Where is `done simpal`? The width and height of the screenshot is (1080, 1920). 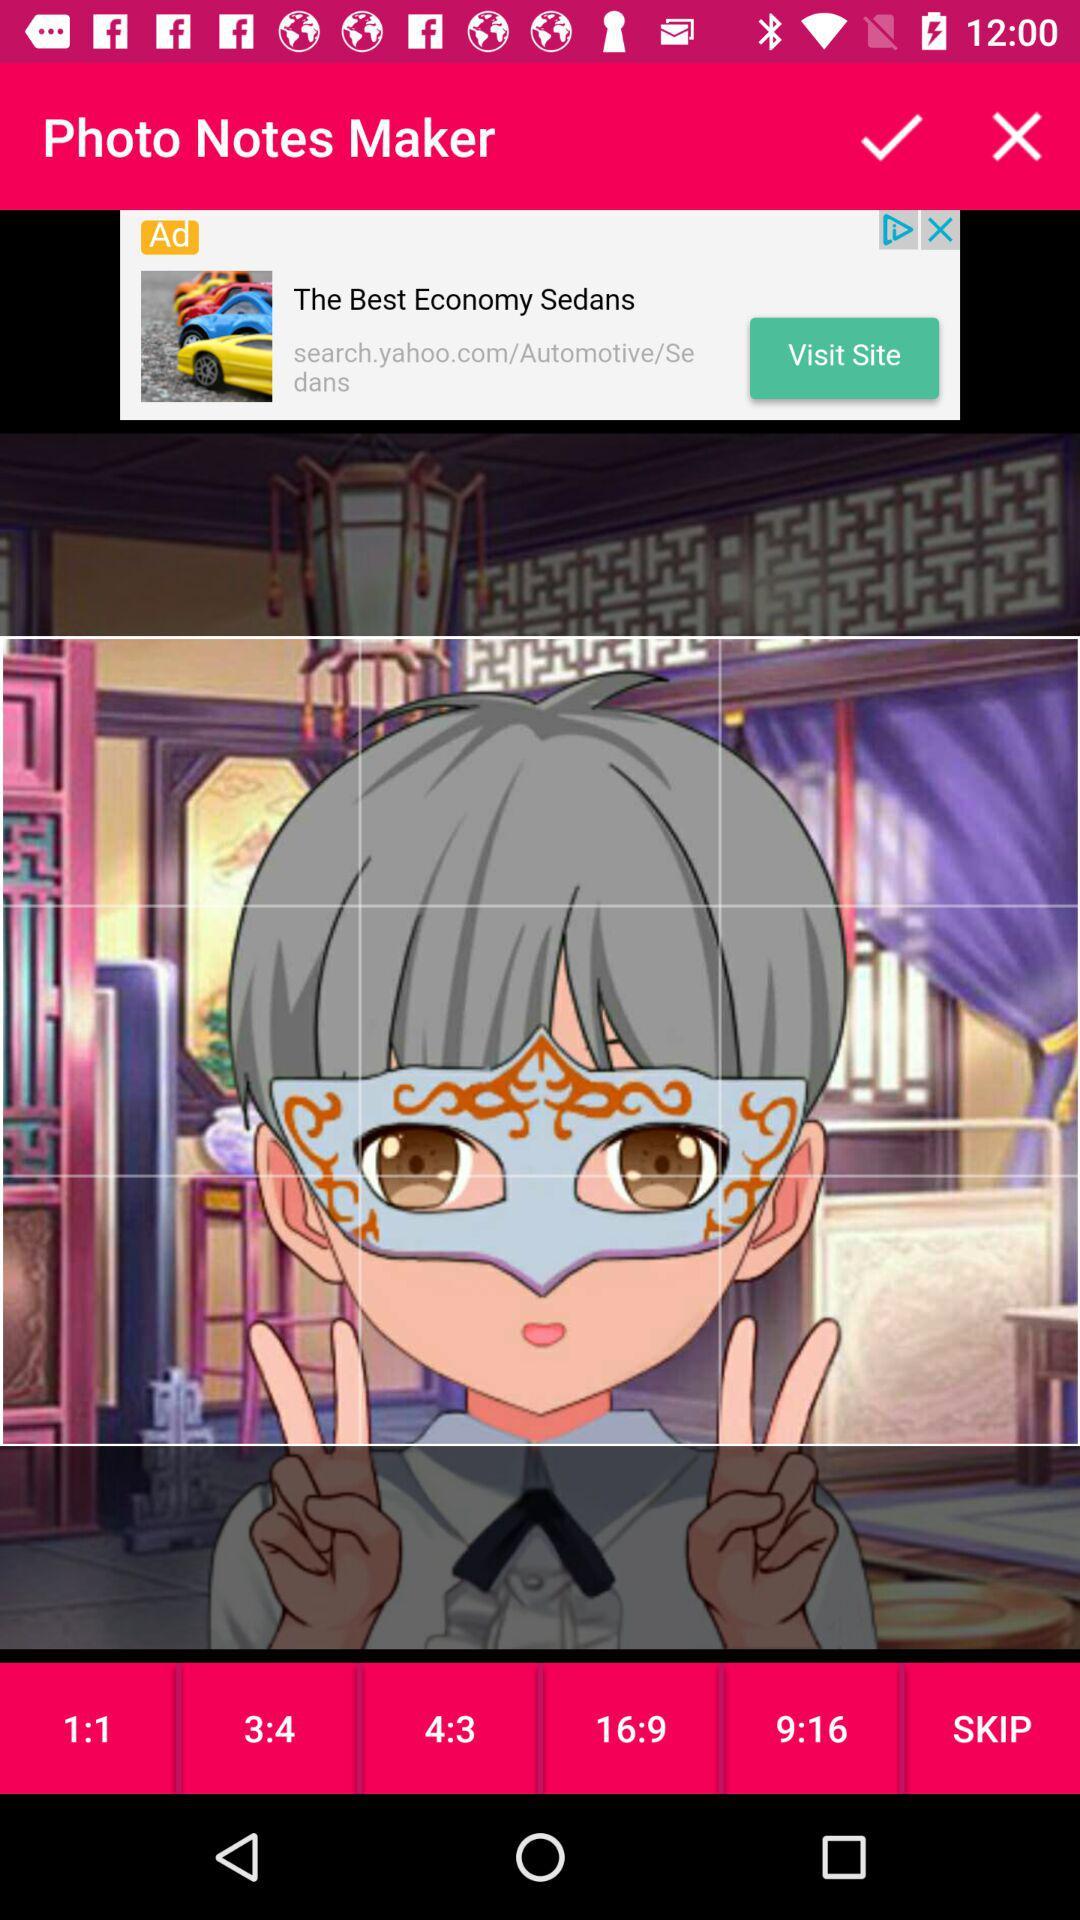 done simpal is located at coordinates (890, 135).